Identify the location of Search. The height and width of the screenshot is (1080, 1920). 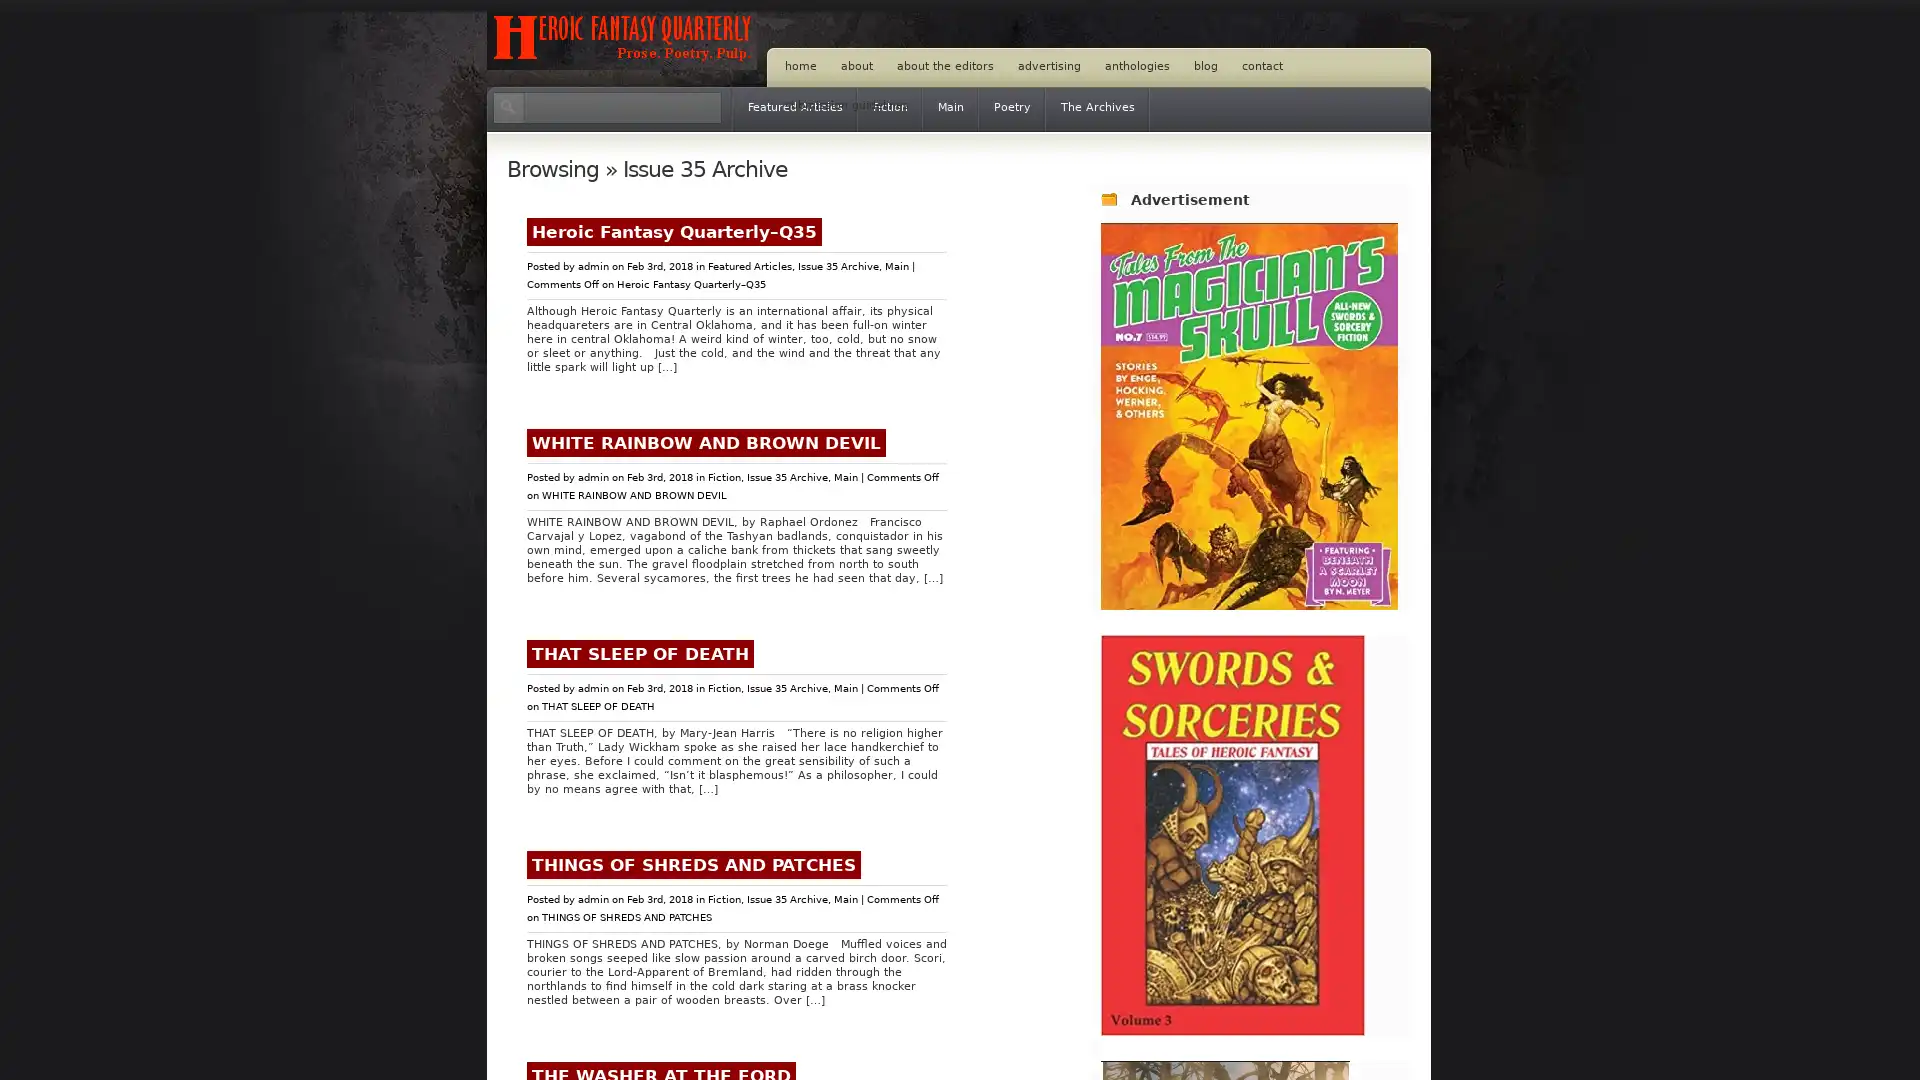
(508, 108).